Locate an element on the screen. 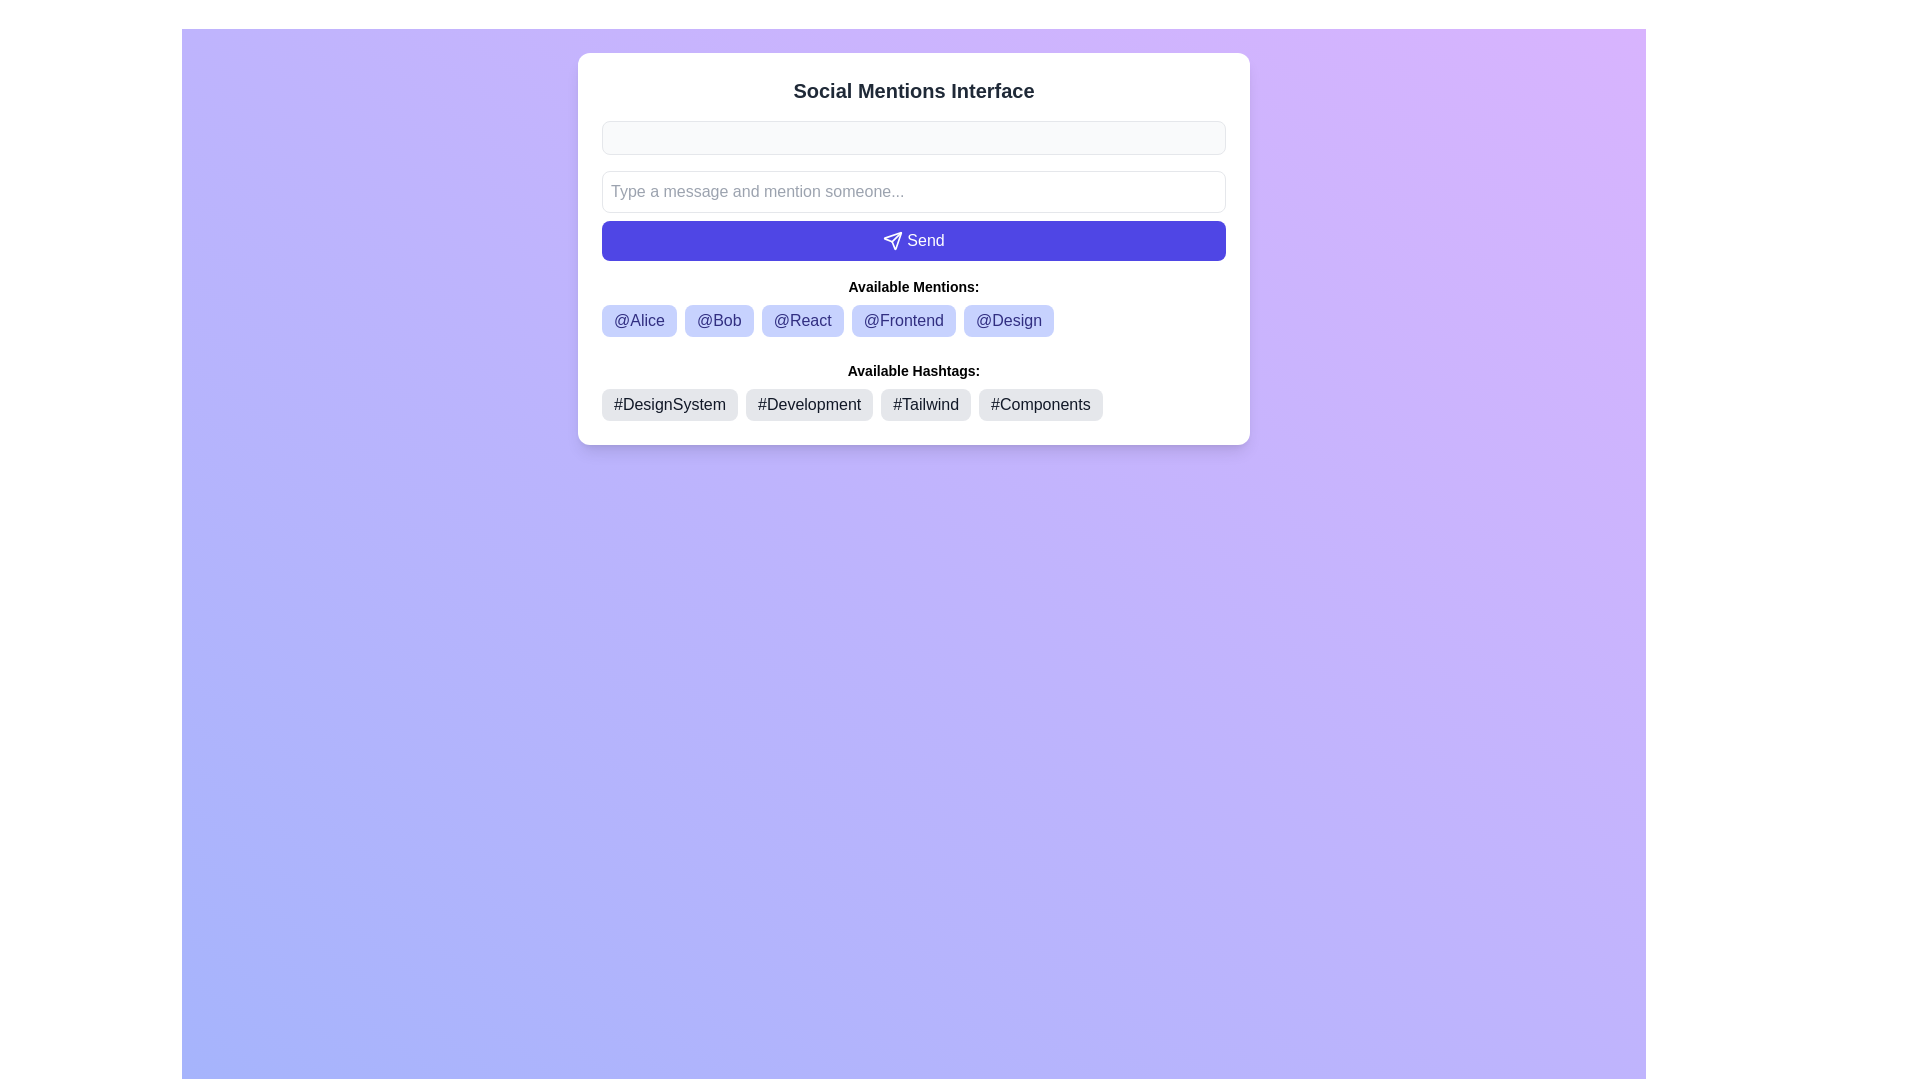 This screenshot has height=1080, width=1920. the '@Alice' label in the 'Available Mentions' section is located at coordinates (638, 319).